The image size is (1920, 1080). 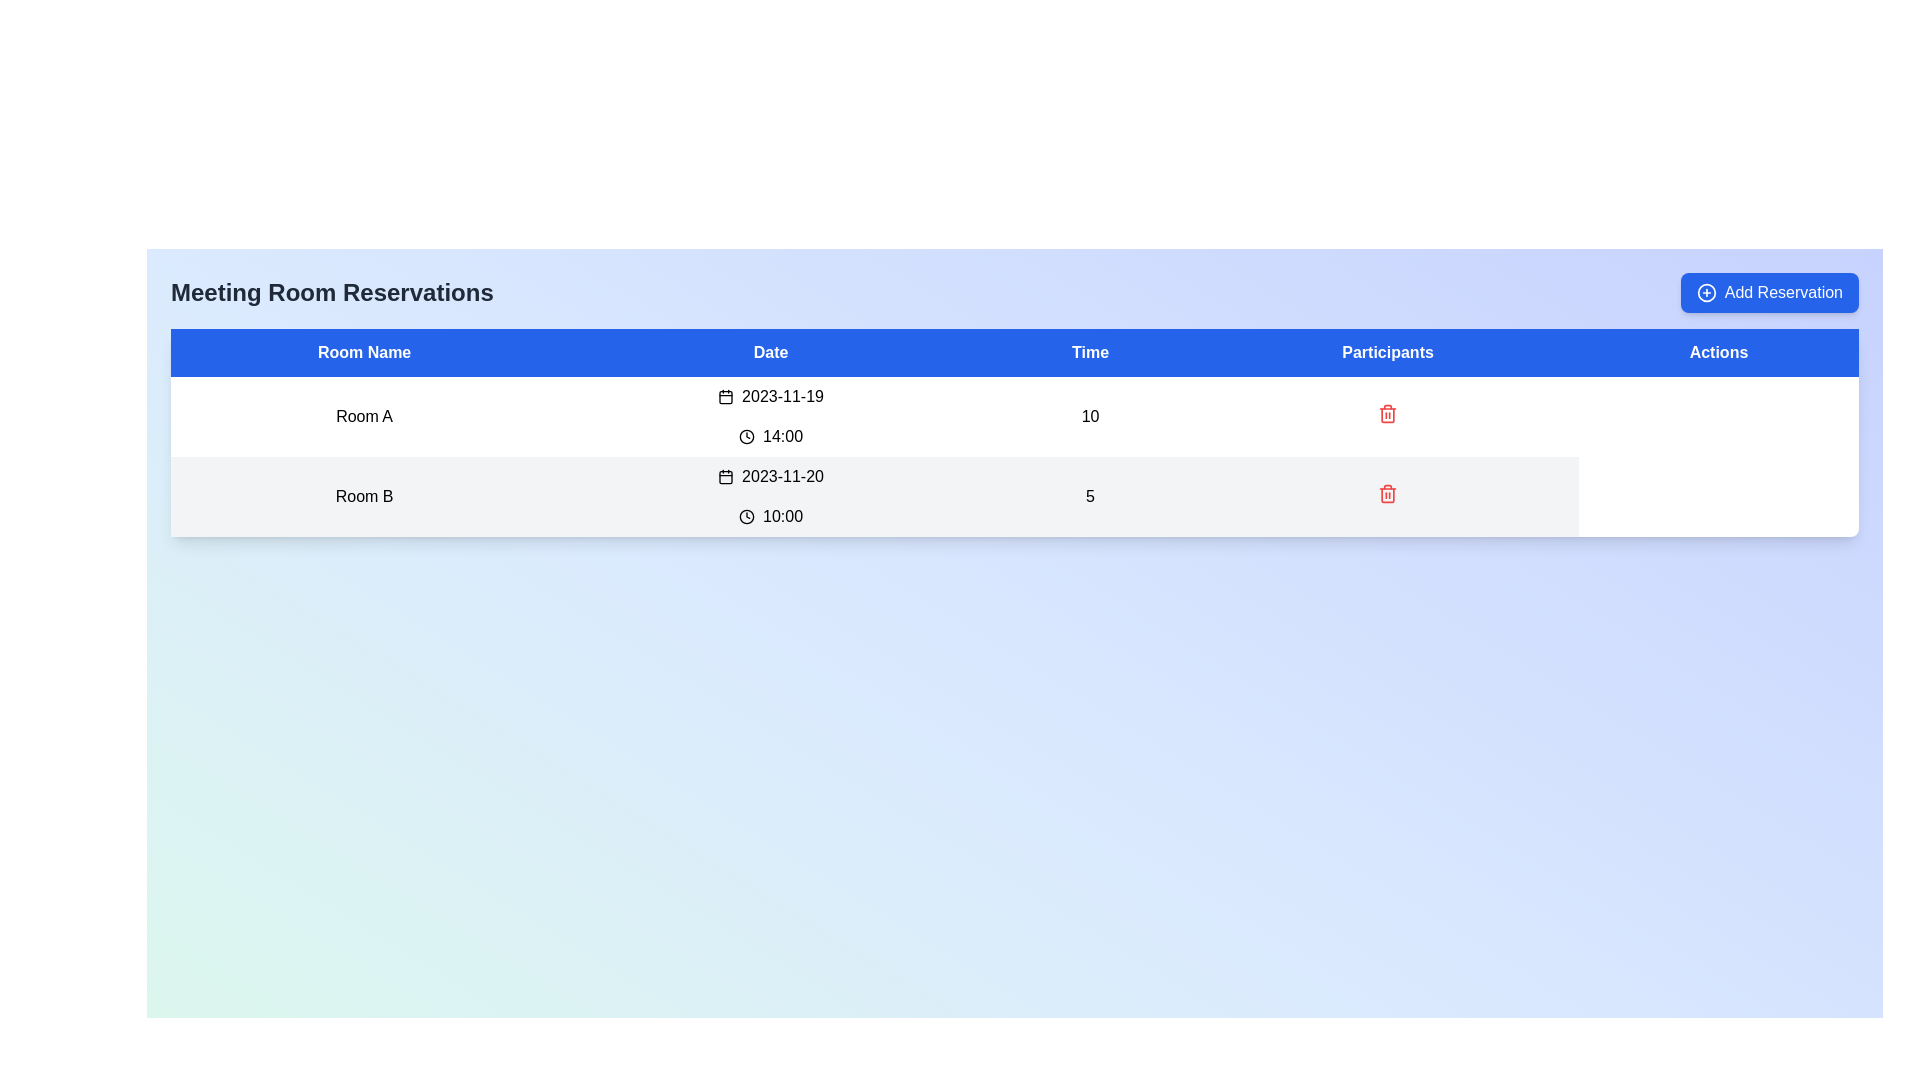 What do you see at coordinates (746, 515) in the screenshot?
I see `the circular clock icon located in the second row of the table under the 'Time' column, next to the '10:00' text` at bounding box center [746, 515].